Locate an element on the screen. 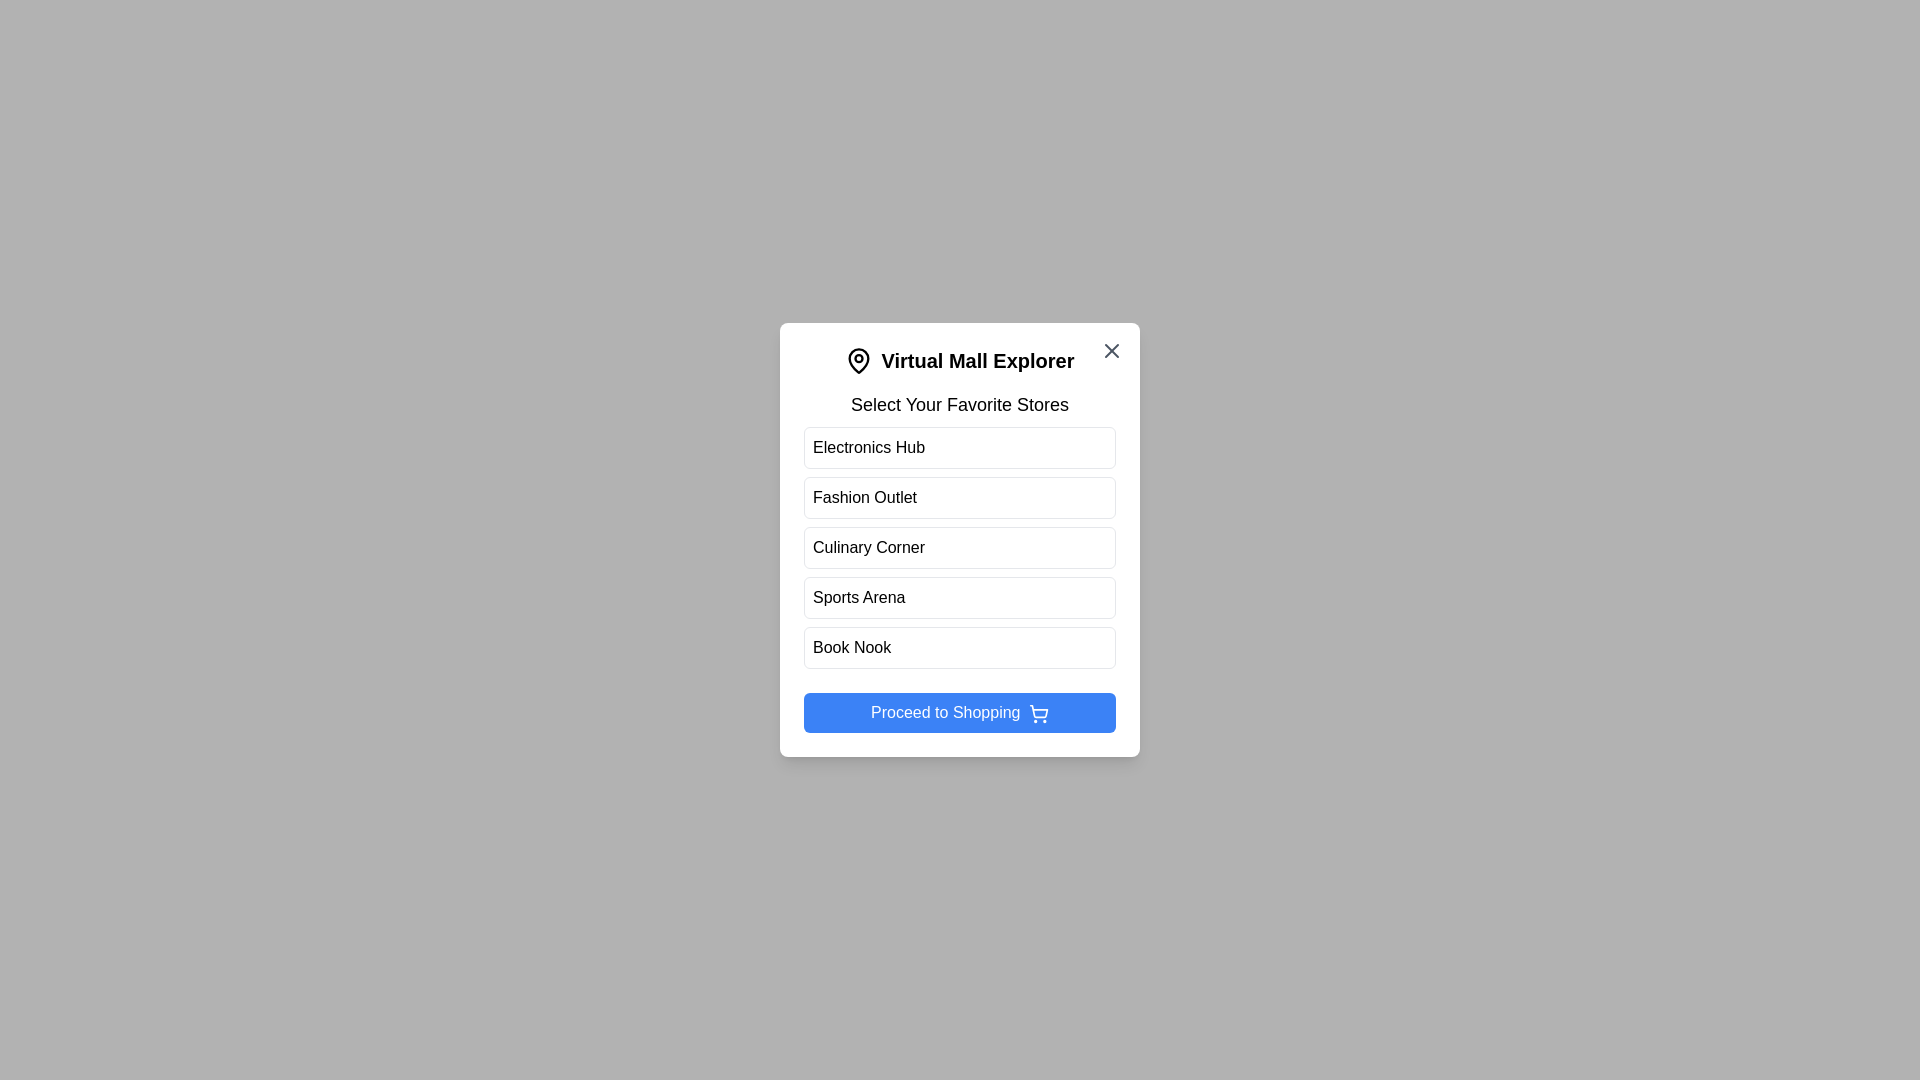 The width and height of the screenshot is (1920, 1080). the label located in the fourth row of the list under the heading 'Select Your Favorite Stores' is located at coordinates (859, 596).